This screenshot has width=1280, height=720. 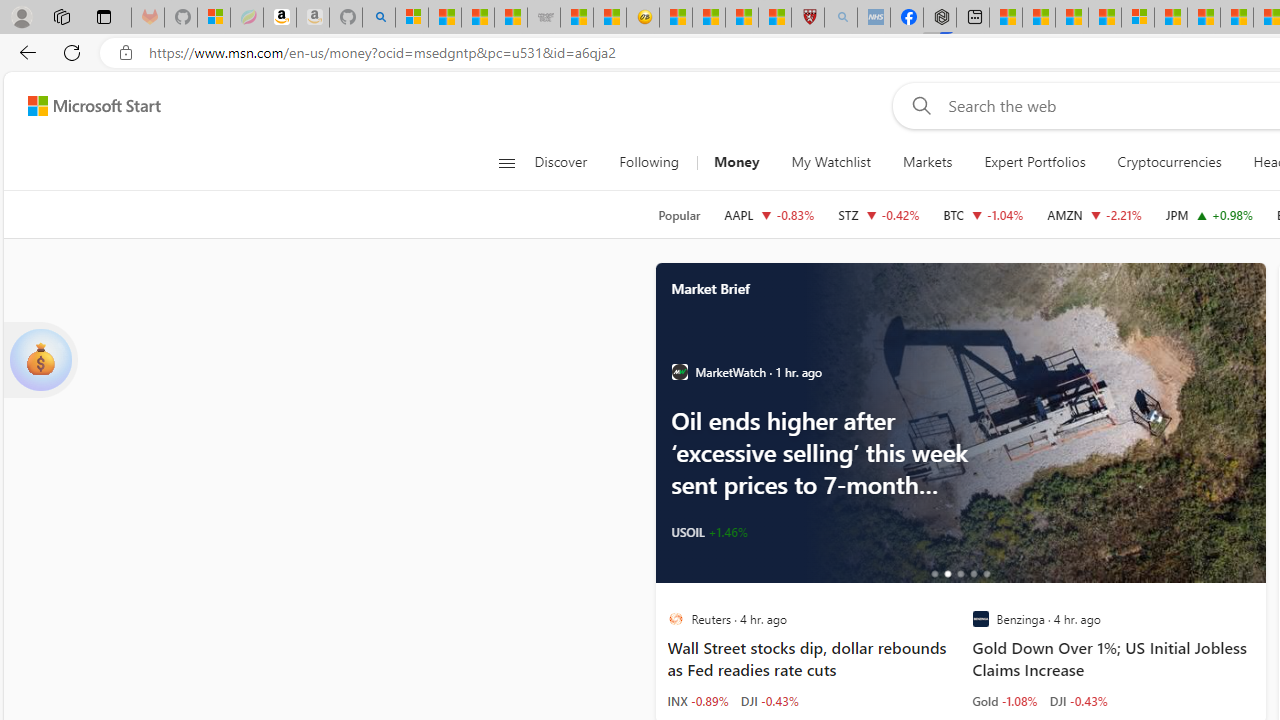 I want to click on 'USOIL +1.46%', so click(x=709, y=531).